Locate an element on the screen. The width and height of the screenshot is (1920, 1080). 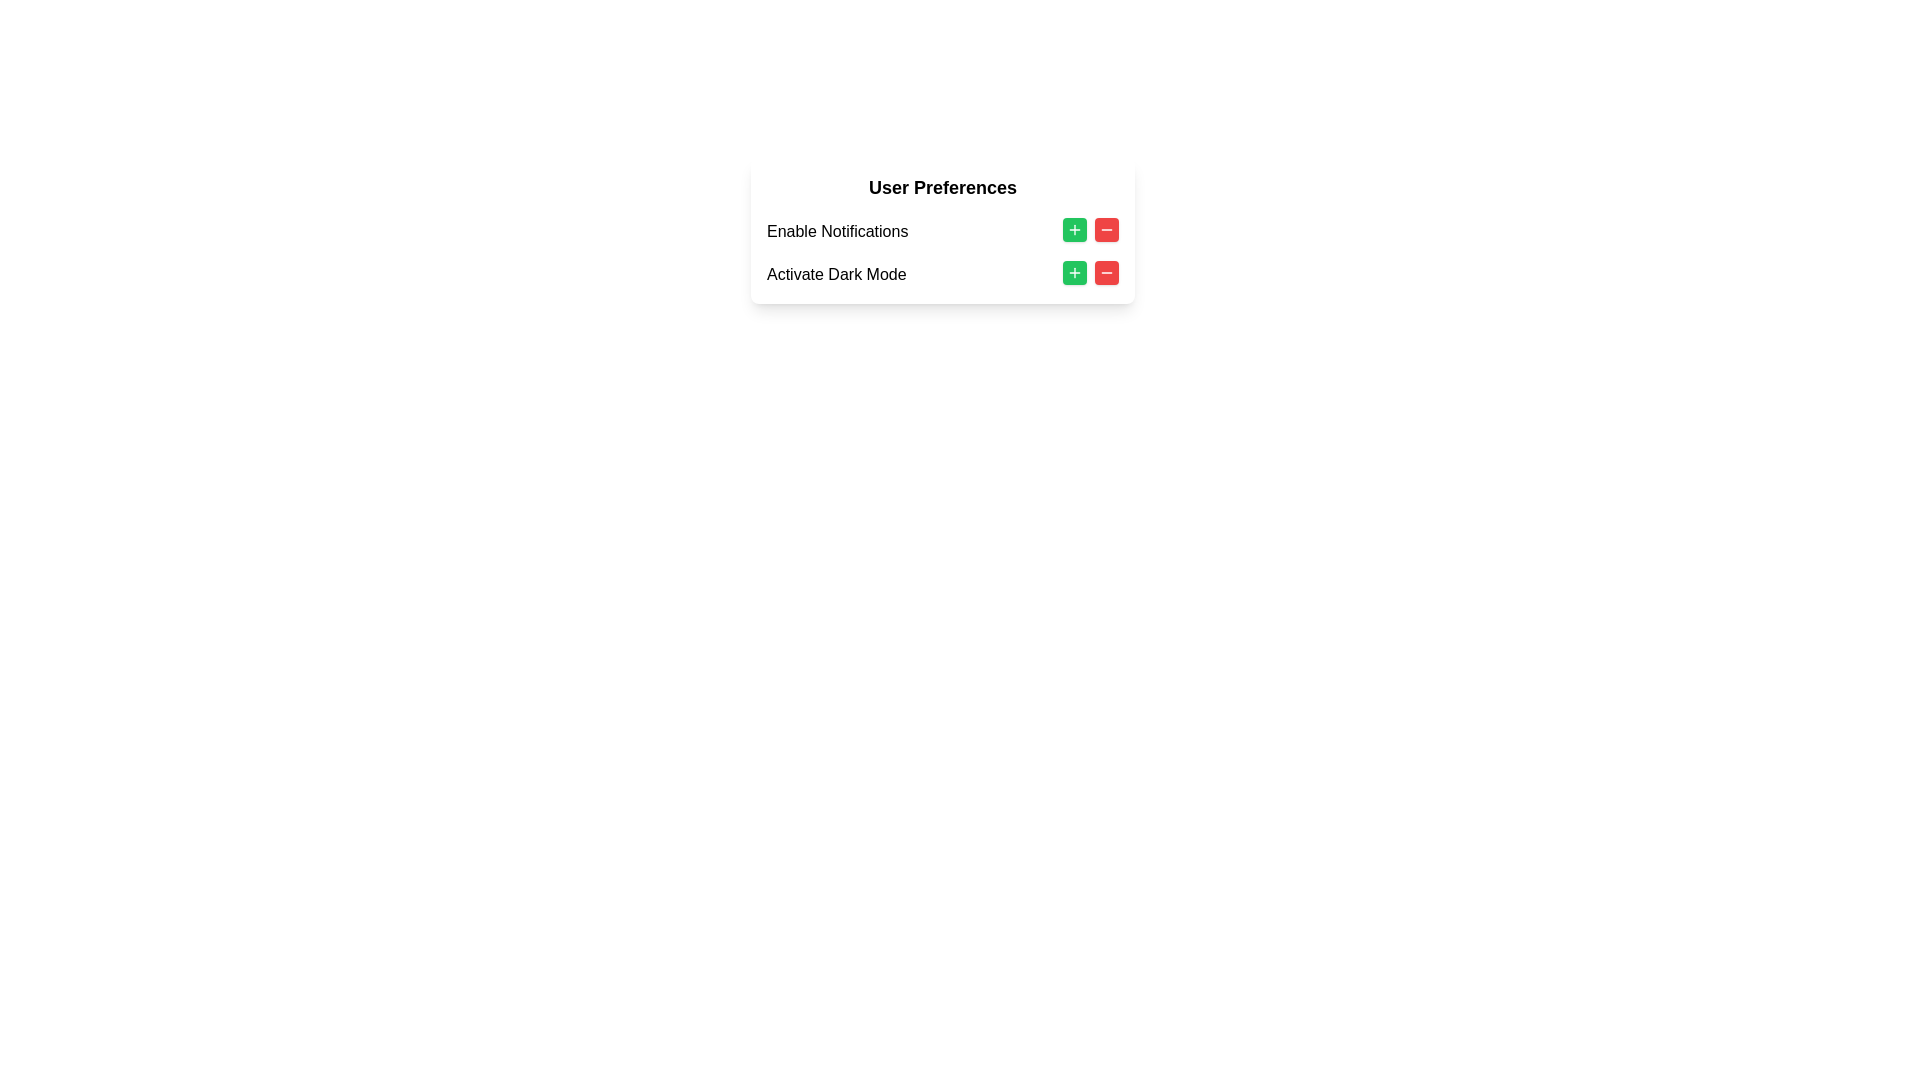
the buttons in the Control Row for toggling the 'Dark Mode' preference is located at coordinates (941, 274).